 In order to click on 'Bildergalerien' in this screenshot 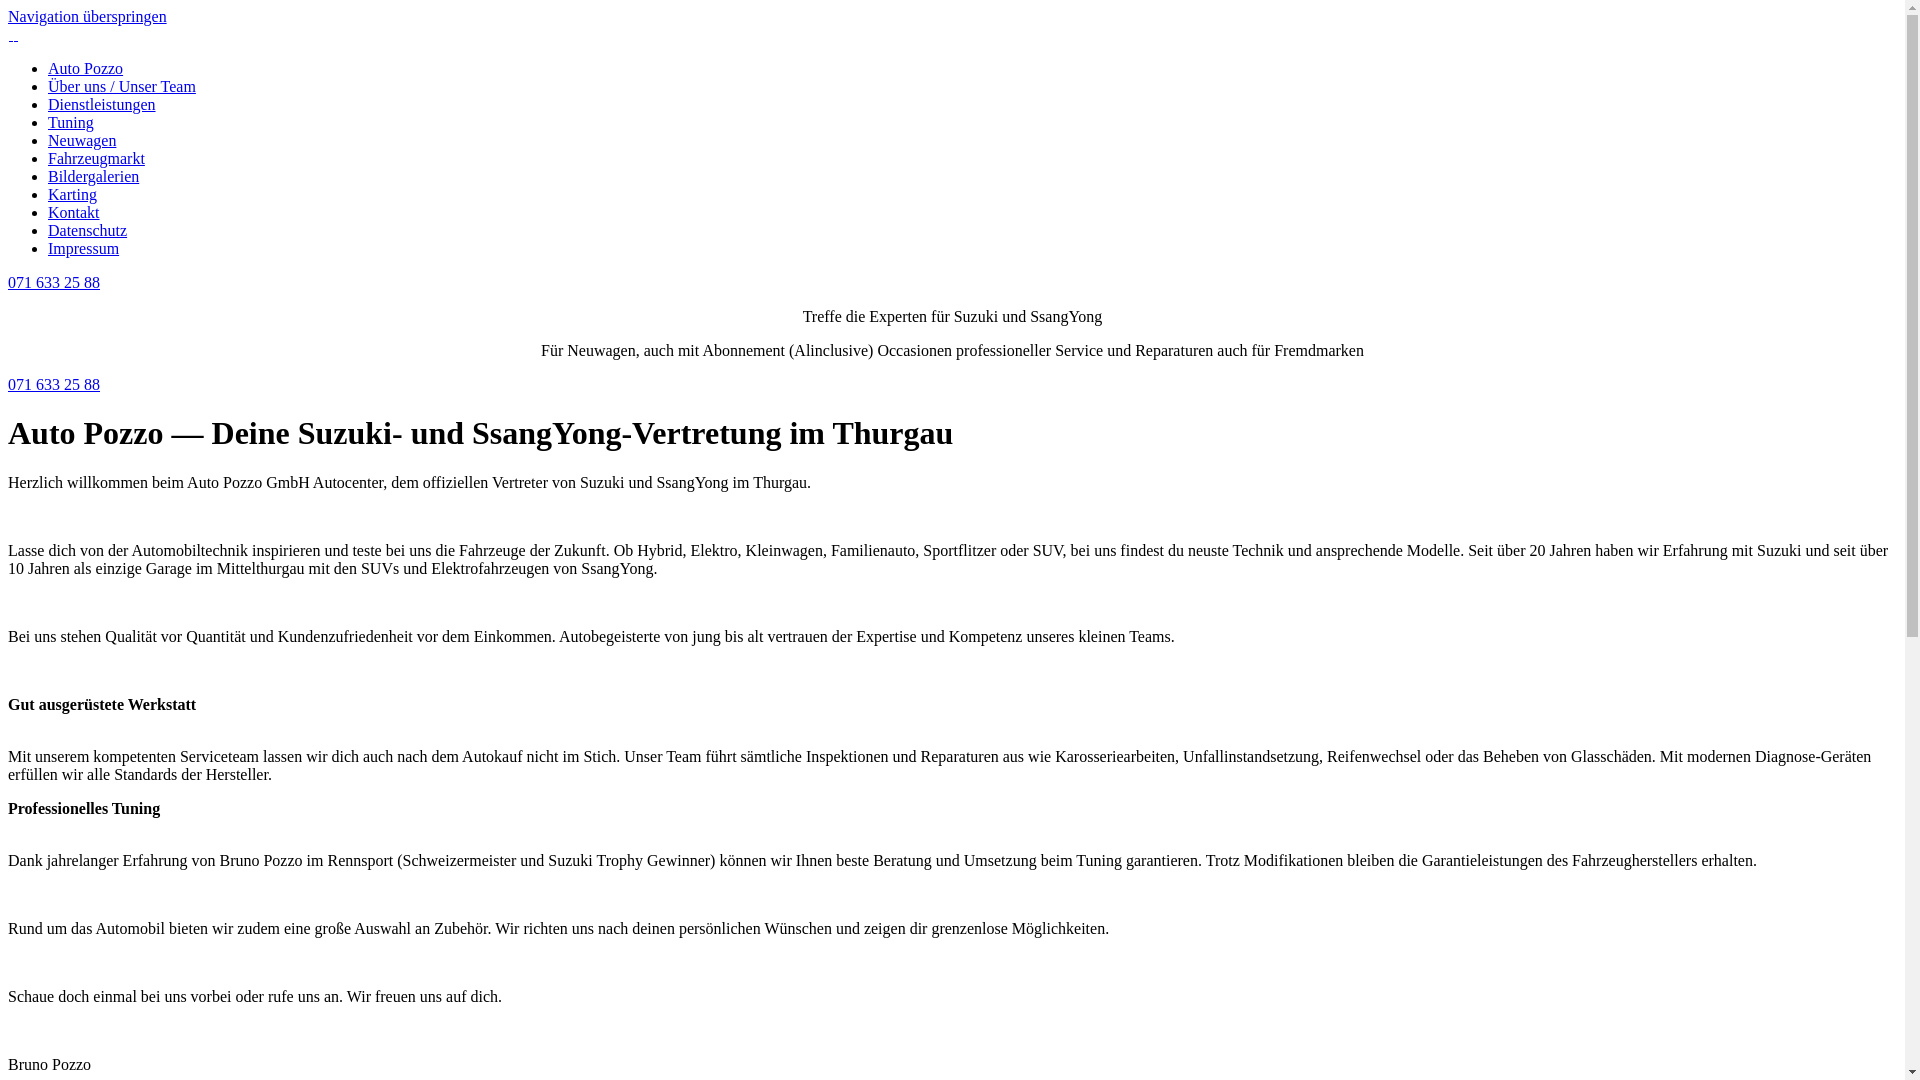, I will do `click(48, 175)`.